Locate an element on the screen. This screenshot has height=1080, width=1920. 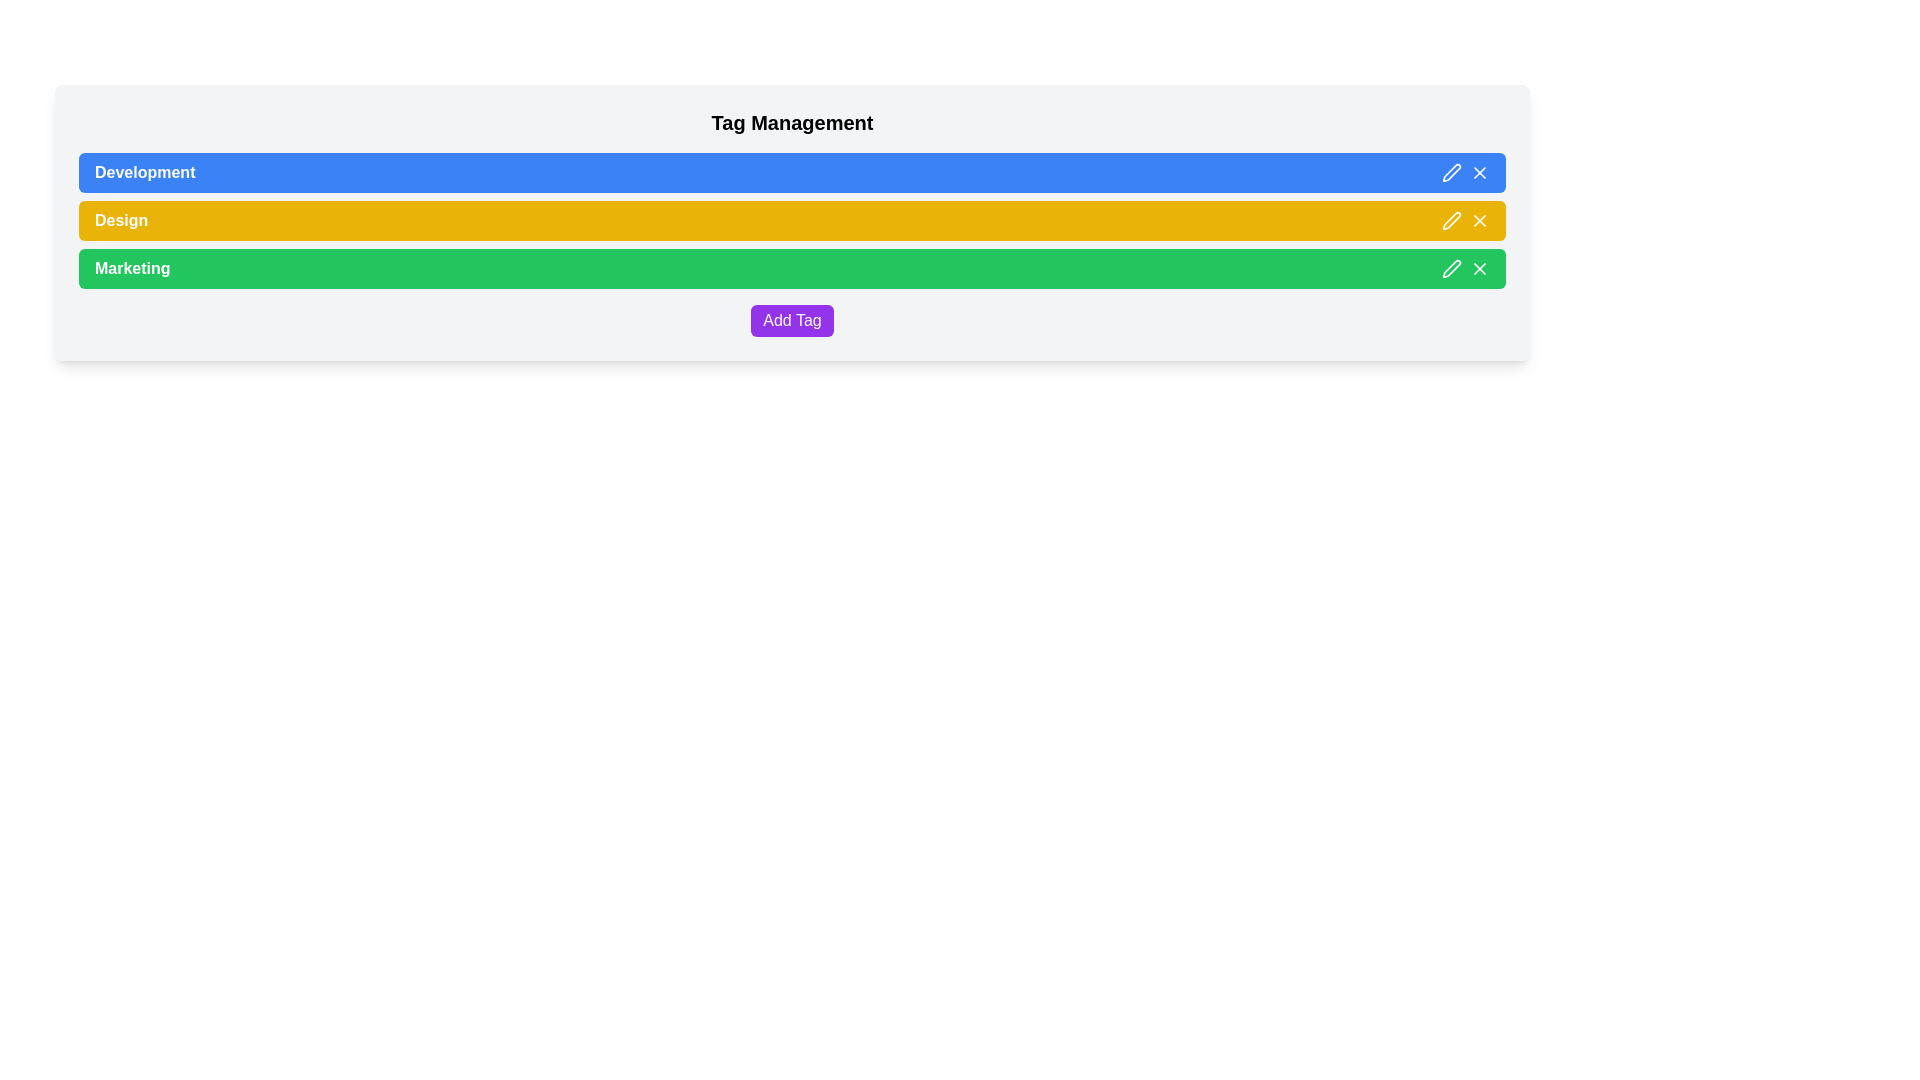
the purple button labeled 'Add Tag' to change its color to a darker shade of purple is located at coordinates (791, 319).